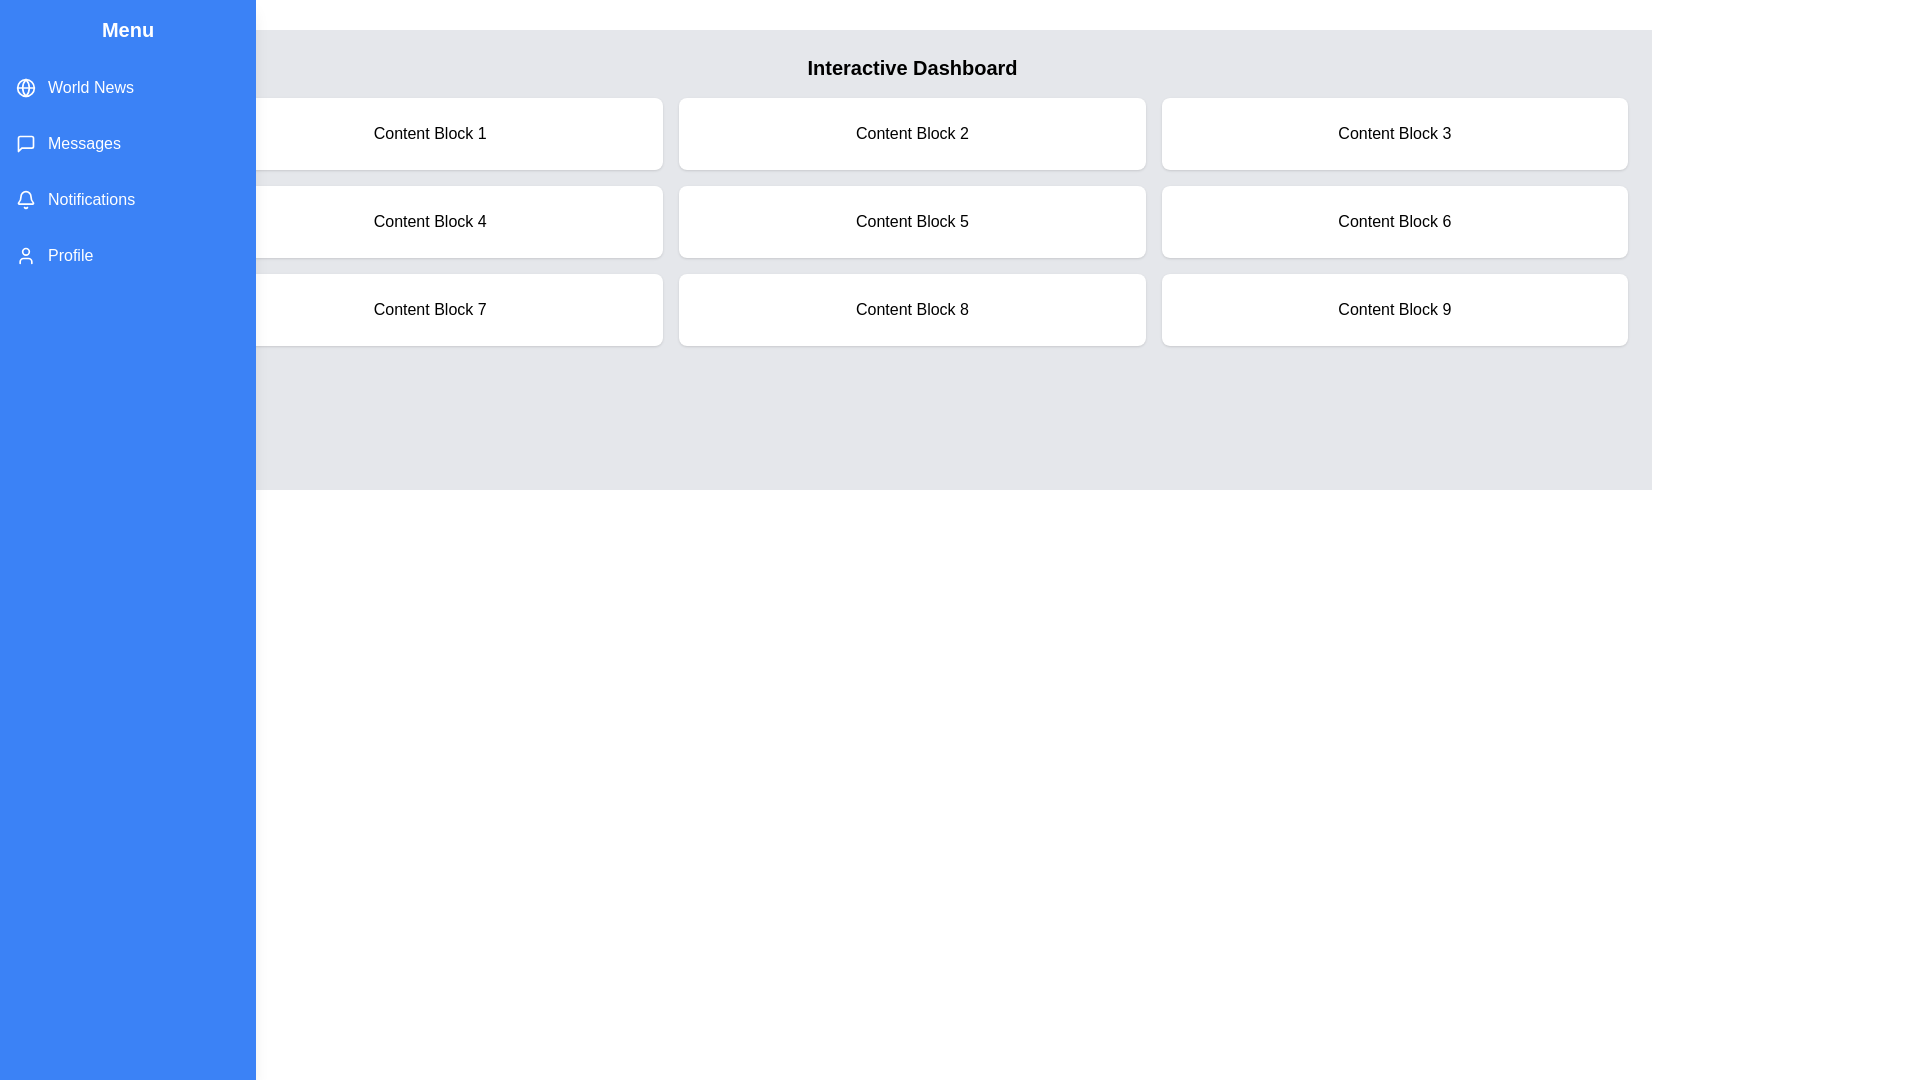 The height and width of the screenshot is (1080, 1920). What do you see at coordinates (127, 200) in the screenshot?
I see `the menu item Notifications to highlight it` at bounding box center [127, 200].